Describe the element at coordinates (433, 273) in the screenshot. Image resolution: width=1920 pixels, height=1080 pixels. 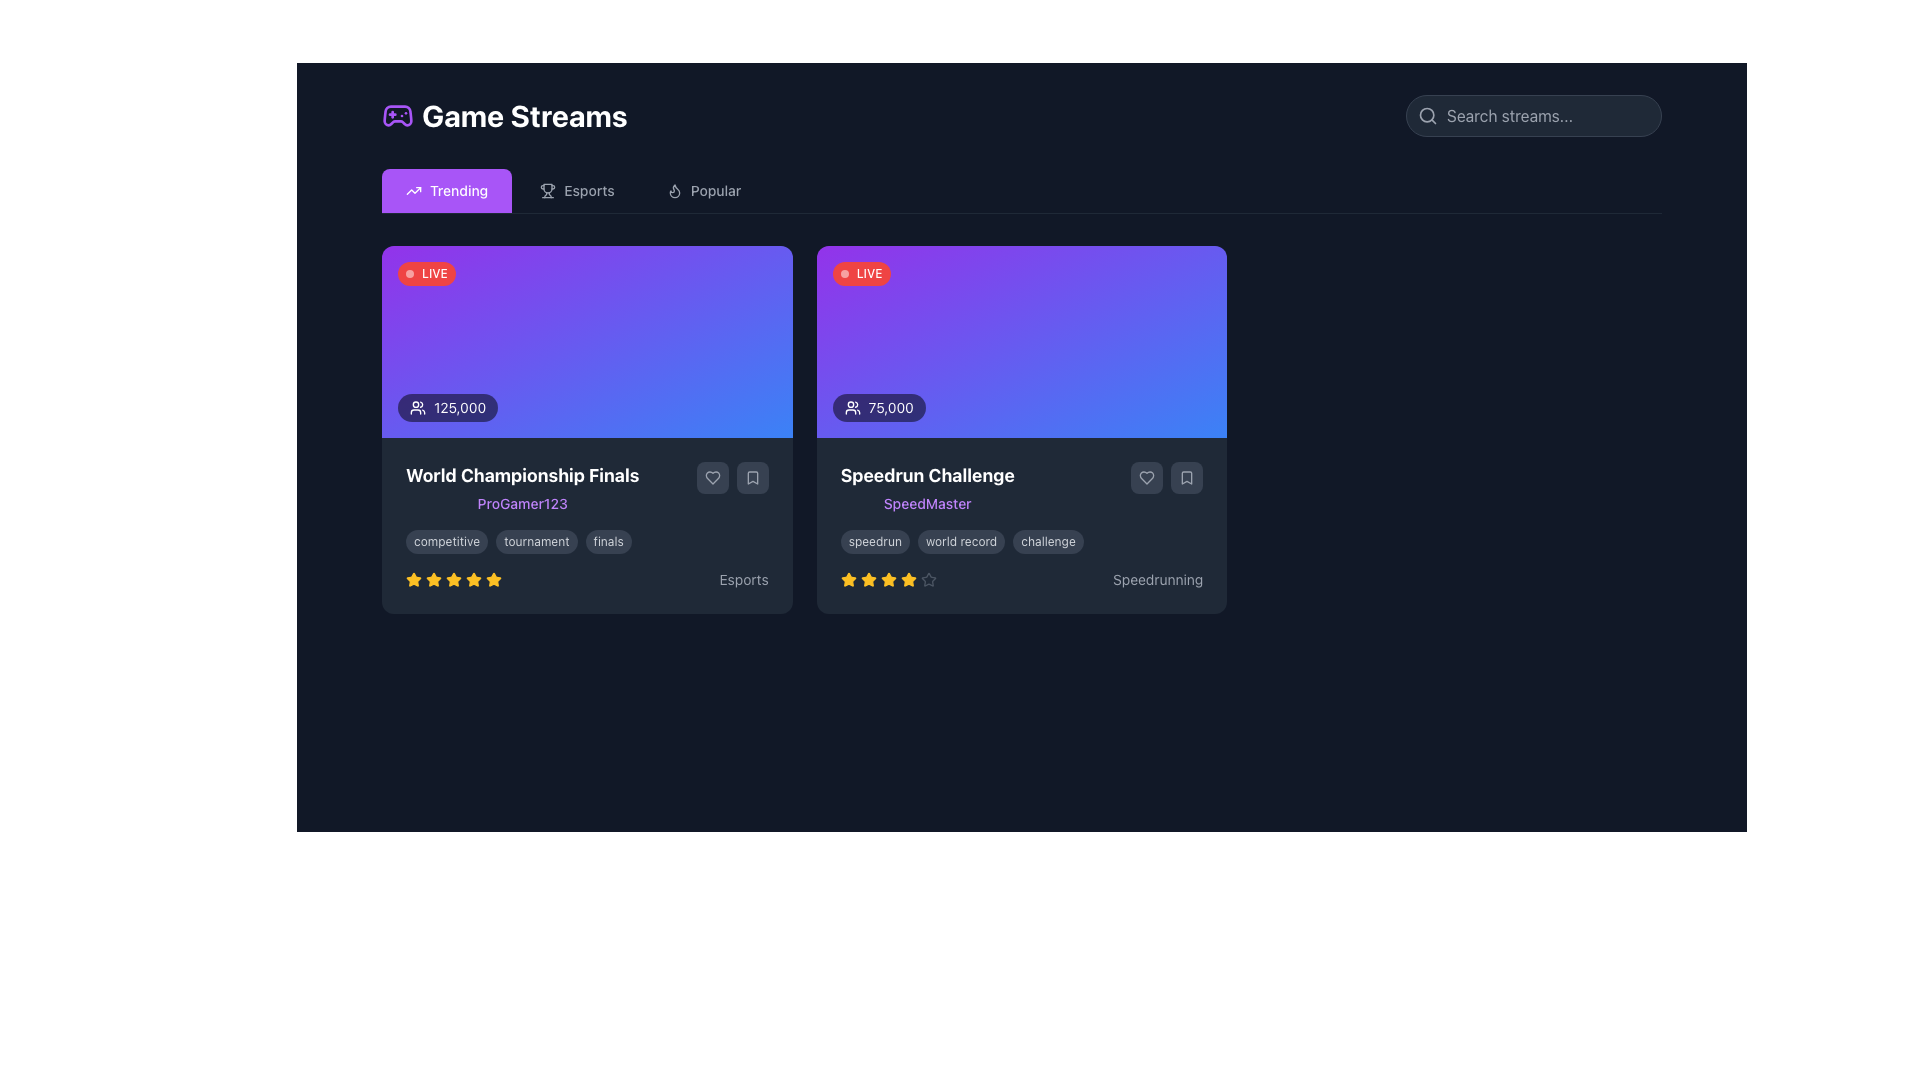
I see `text displayed on the 'LIVE' label, which is a small text component with a white font on a red rectangular background, located inside a red badge in the top-left area of a card` at that location.